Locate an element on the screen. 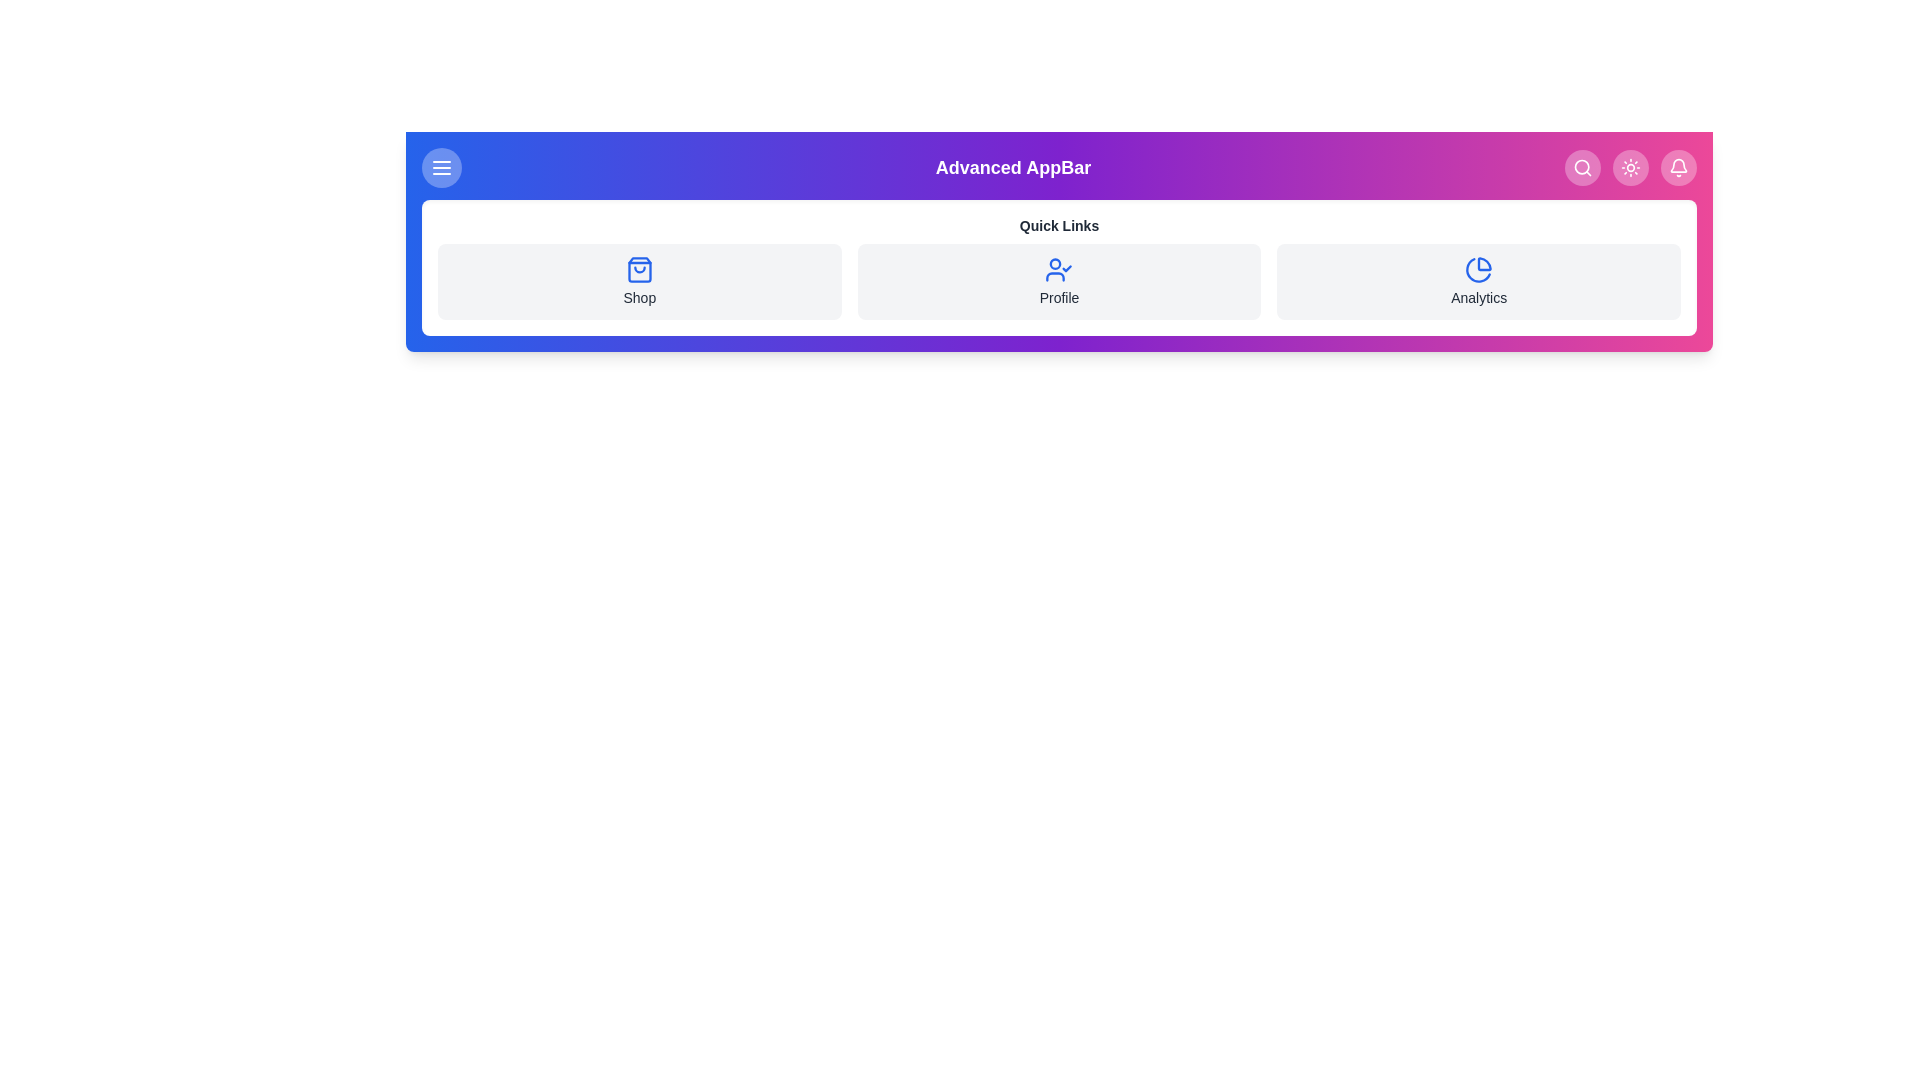  the quick link labeled Shop is located at coordinates (638, 281).